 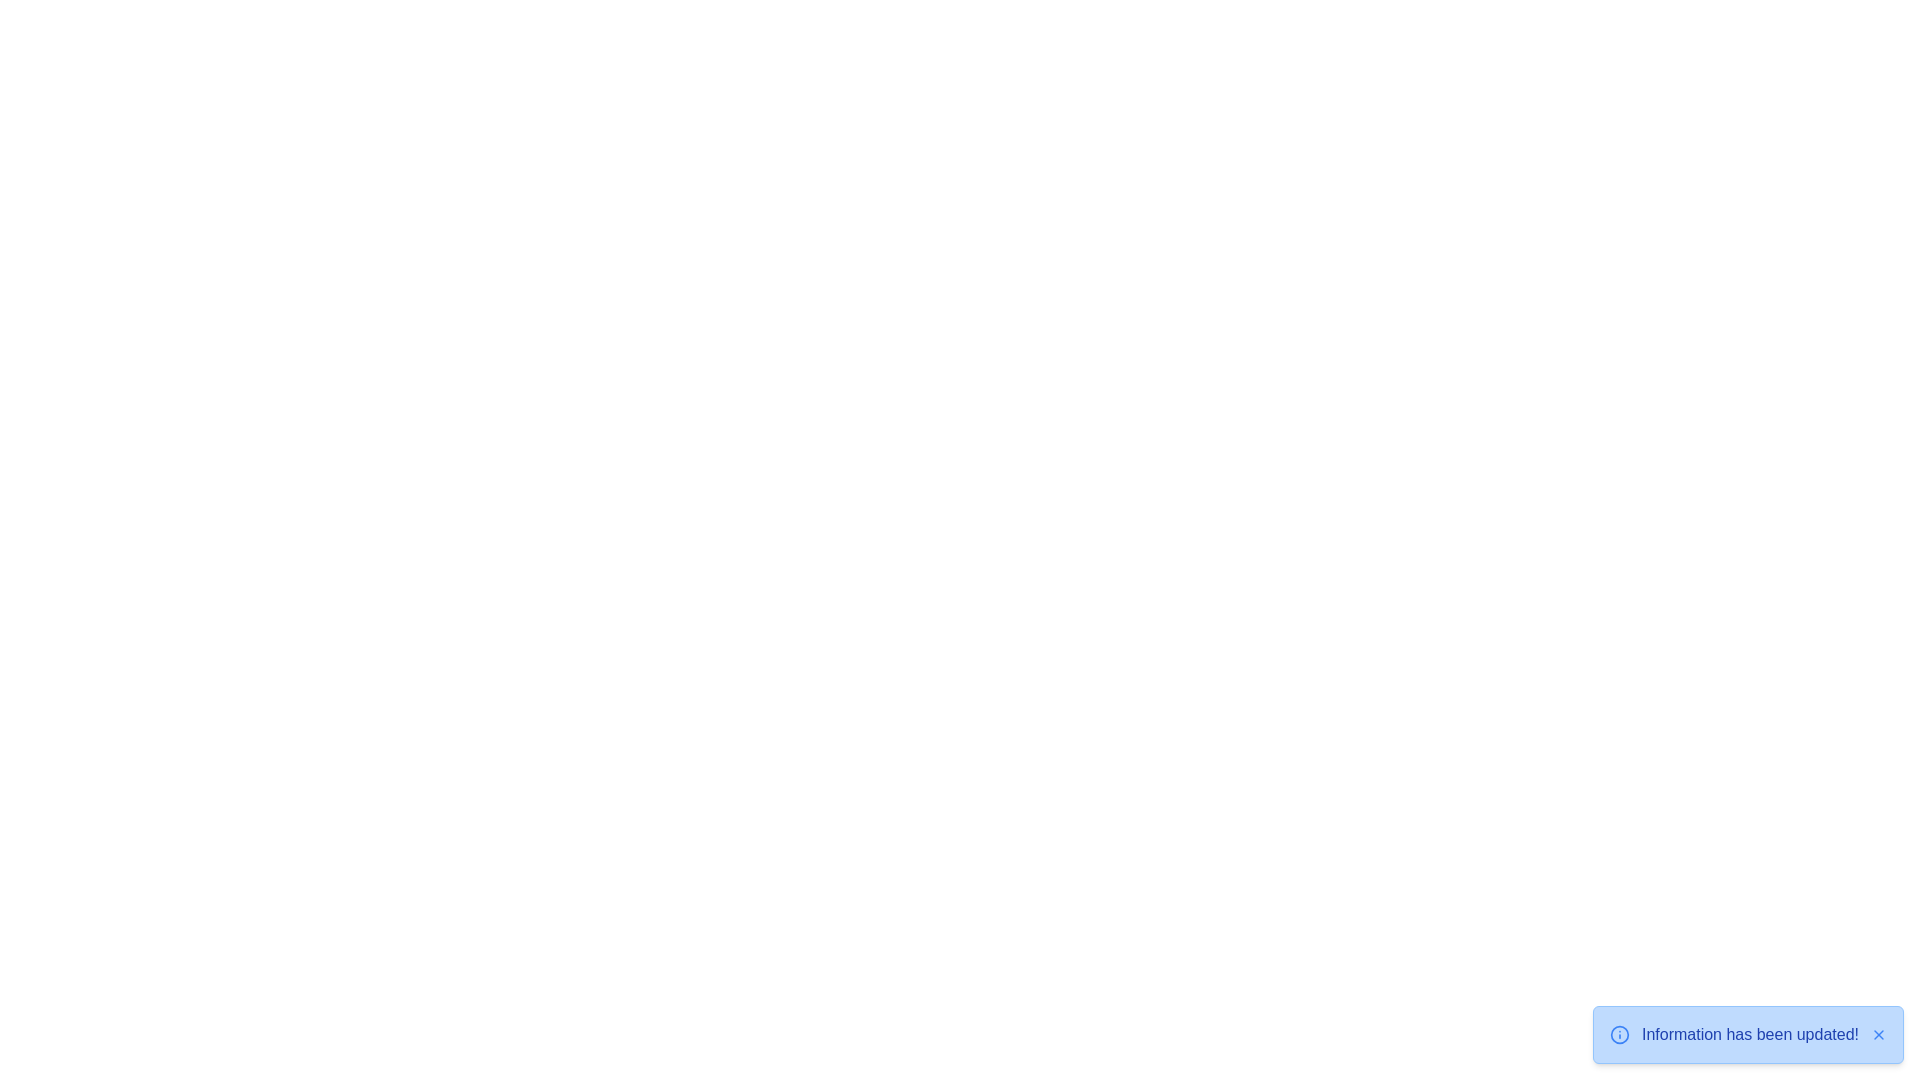 What do you see at coordinates (1619, 1034) in the screenshot?
I see `the informational icon in the snackbar` at bounding box center [1619, 1034].